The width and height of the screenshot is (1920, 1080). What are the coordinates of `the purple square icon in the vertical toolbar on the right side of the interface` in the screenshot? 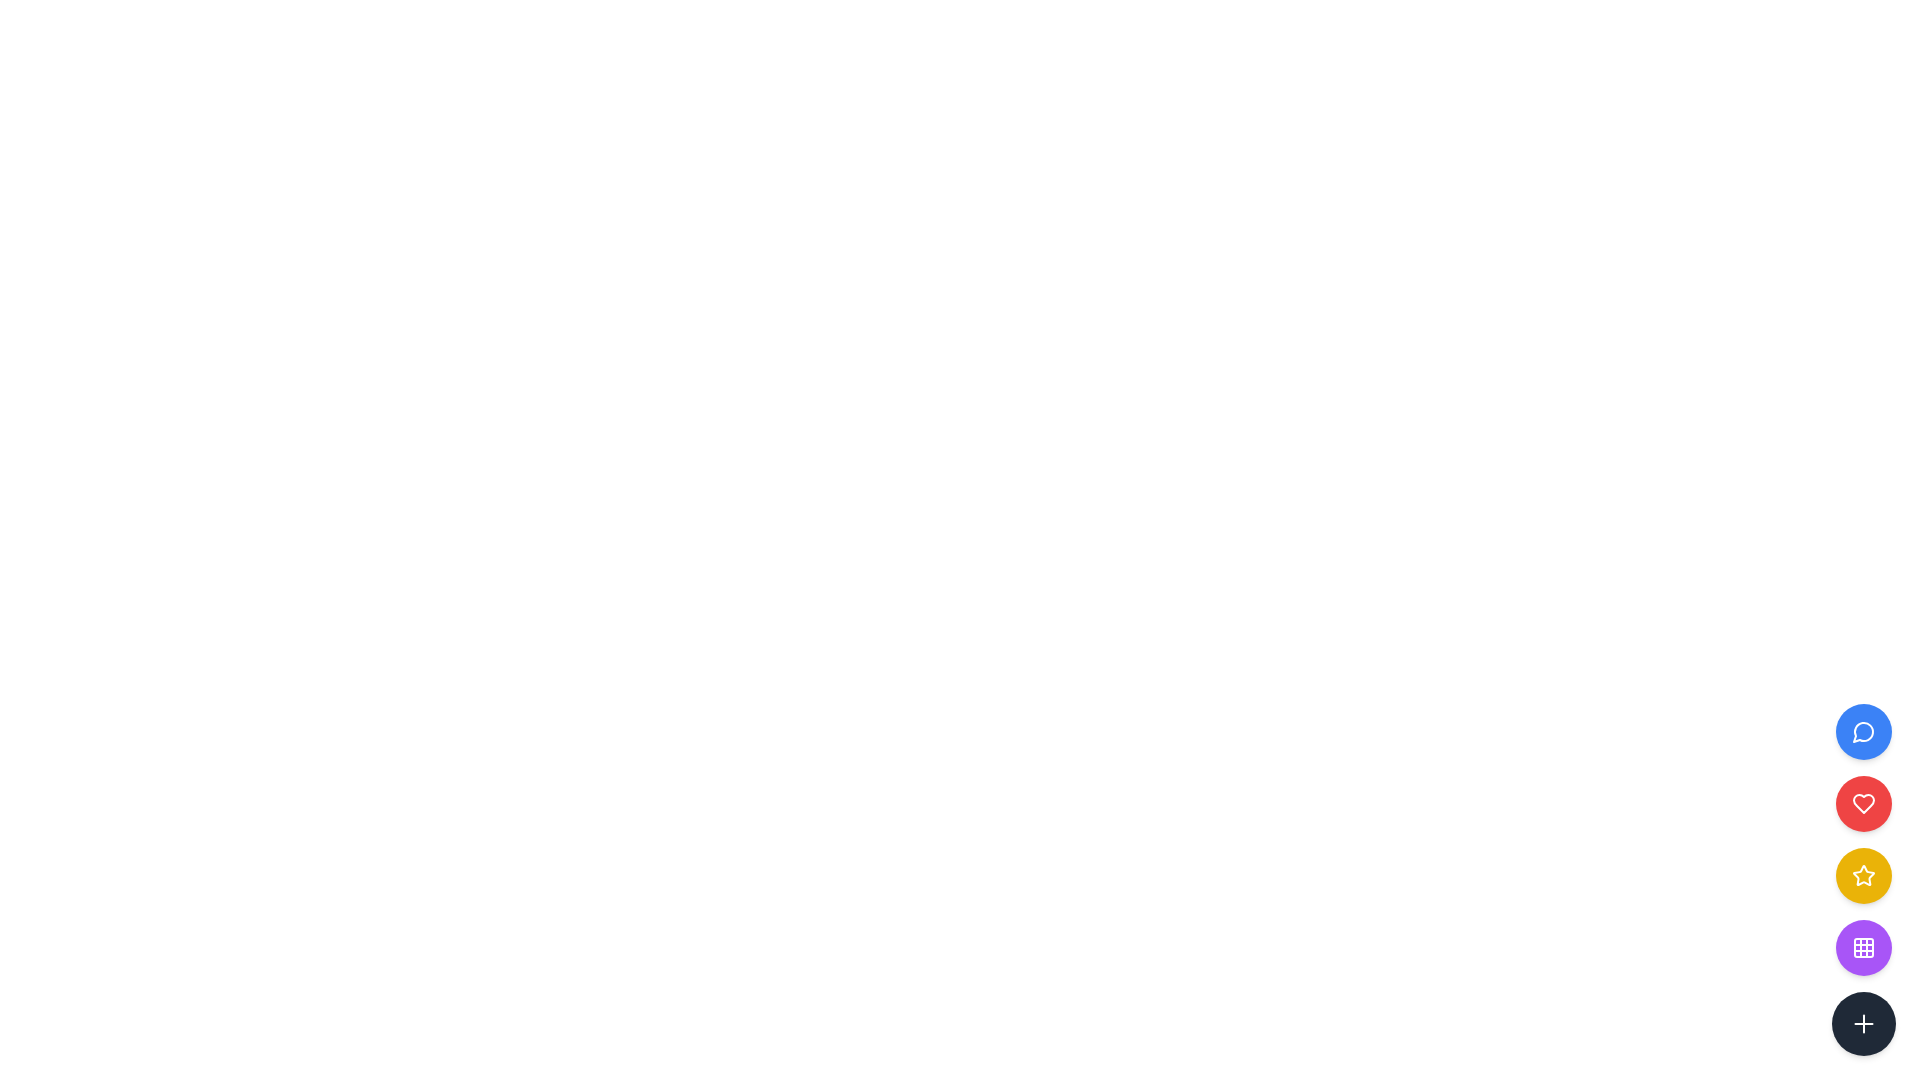 It's located at (1862, 947).